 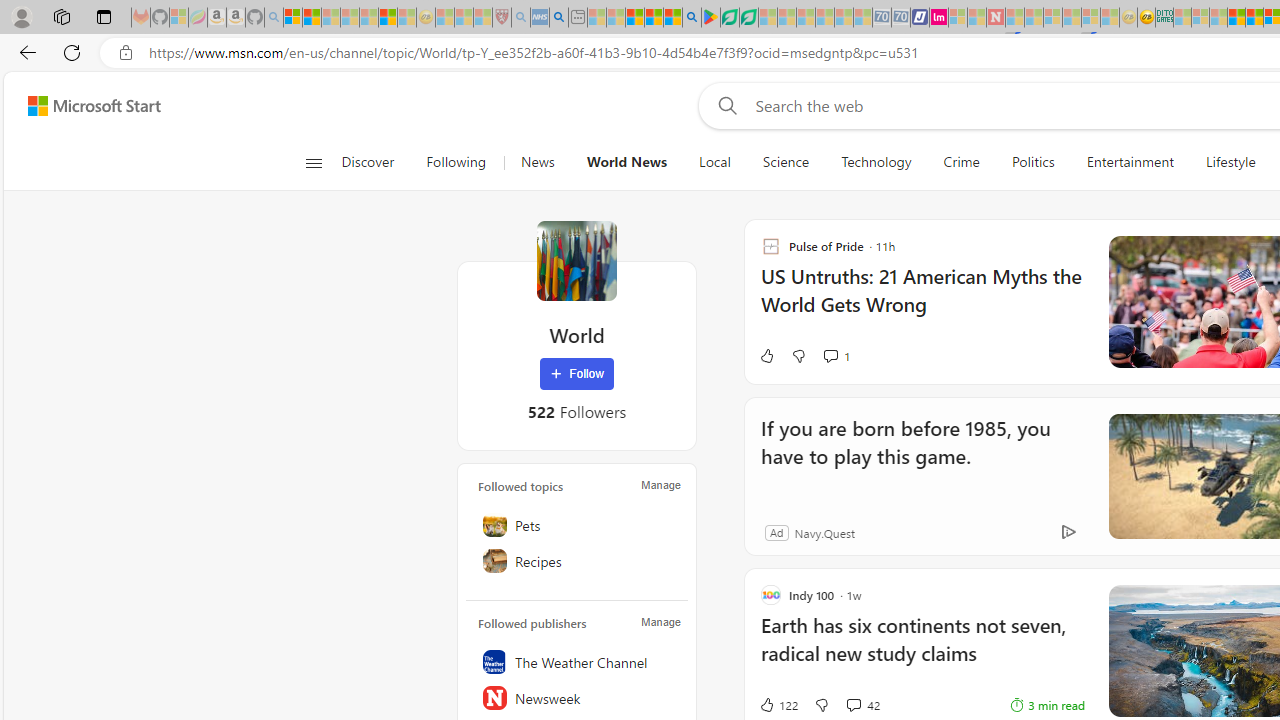 I want to click on 'Newsweek', so click(x=576, y=697).